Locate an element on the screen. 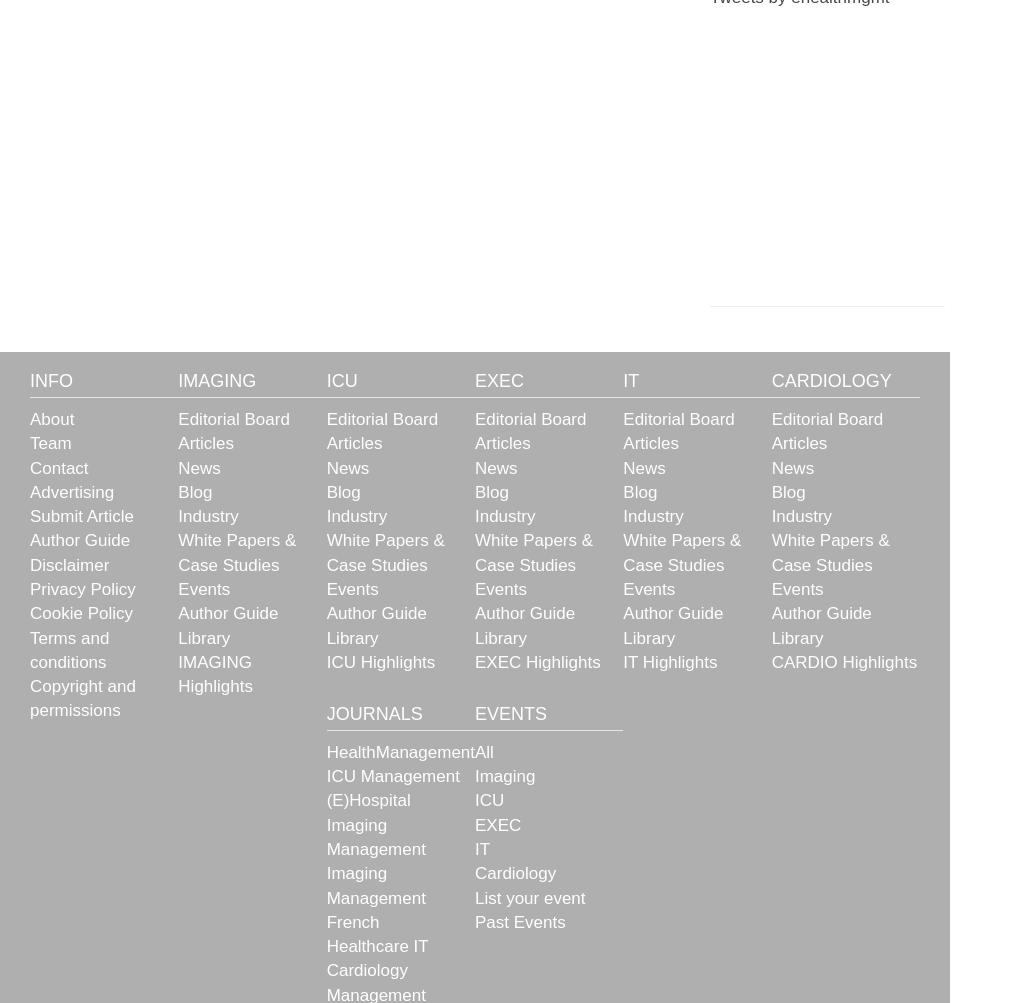 This screenshot has width=1010, height=1003. 'Cookie Policy' is located at coordinates (80, 613).